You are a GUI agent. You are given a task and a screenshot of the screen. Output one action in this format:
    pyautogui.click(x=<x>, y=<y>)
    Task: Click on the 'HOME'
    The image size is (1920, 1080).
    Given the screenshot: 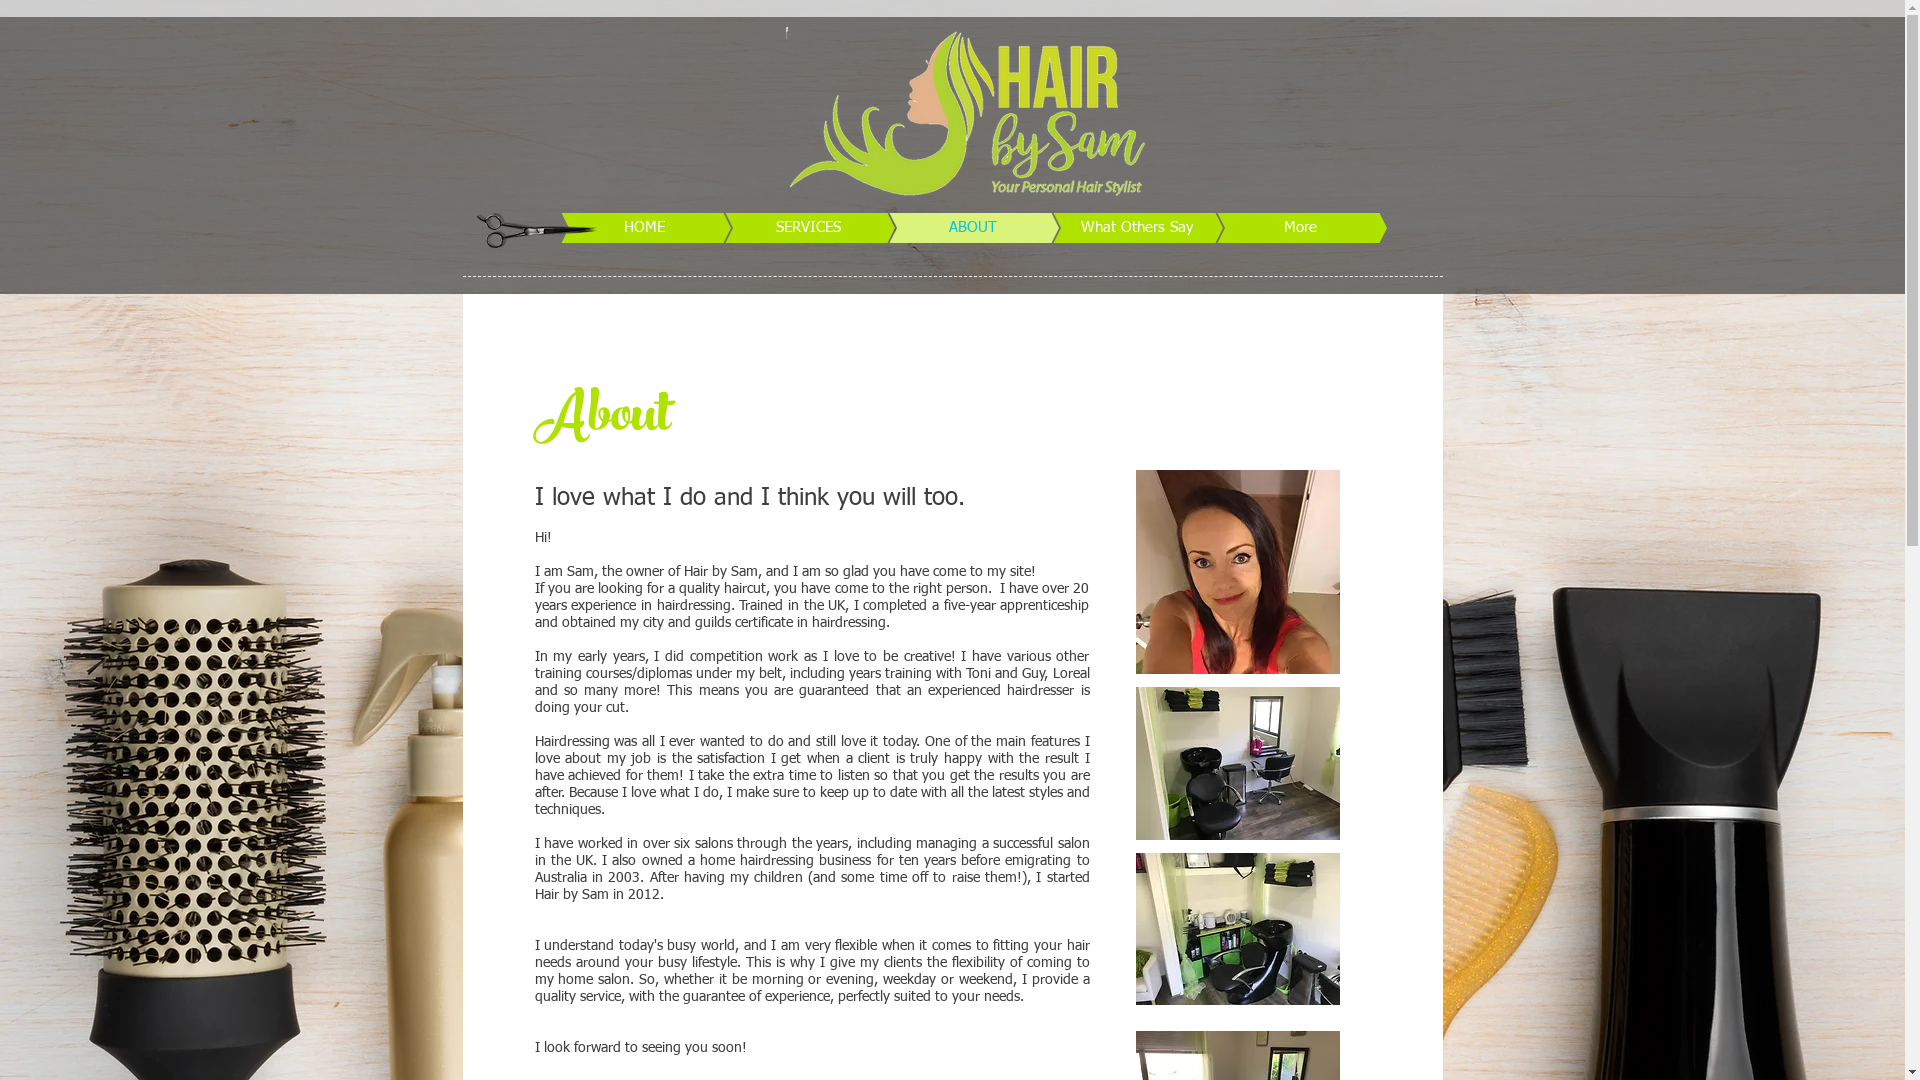 What is the action you would take?
    pyautogui.click(x=613, y=226)
    